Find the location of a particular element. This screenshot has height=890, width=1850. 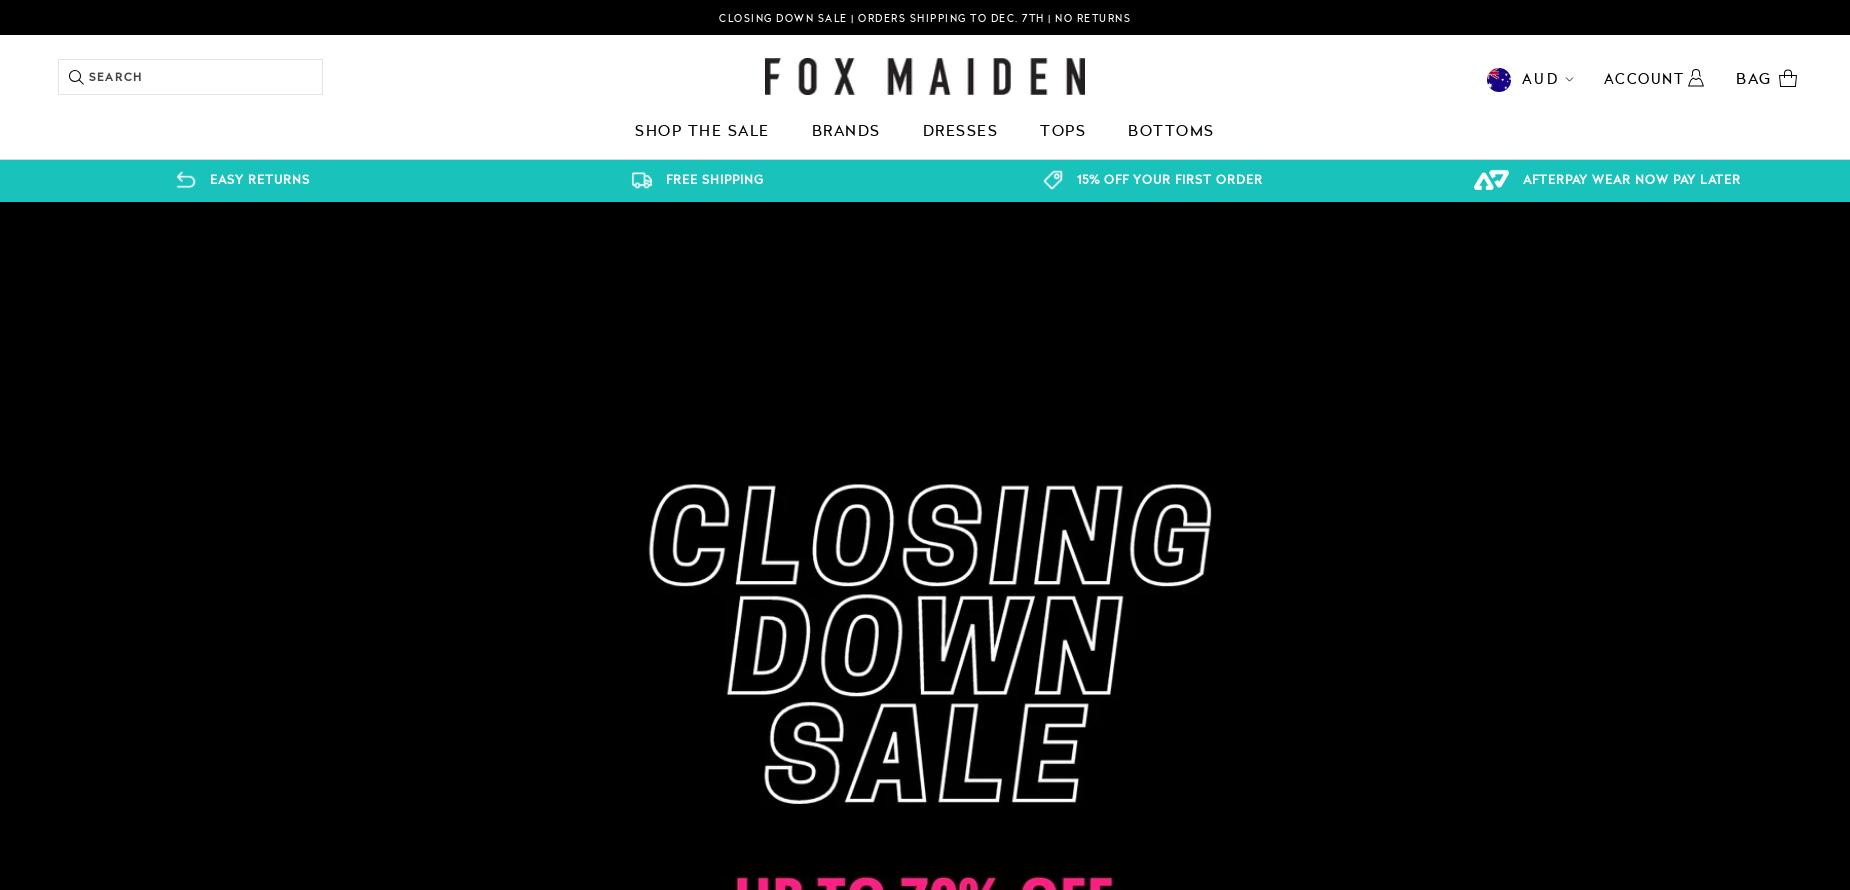

'Dresses' is located at coordinates (958, 130).